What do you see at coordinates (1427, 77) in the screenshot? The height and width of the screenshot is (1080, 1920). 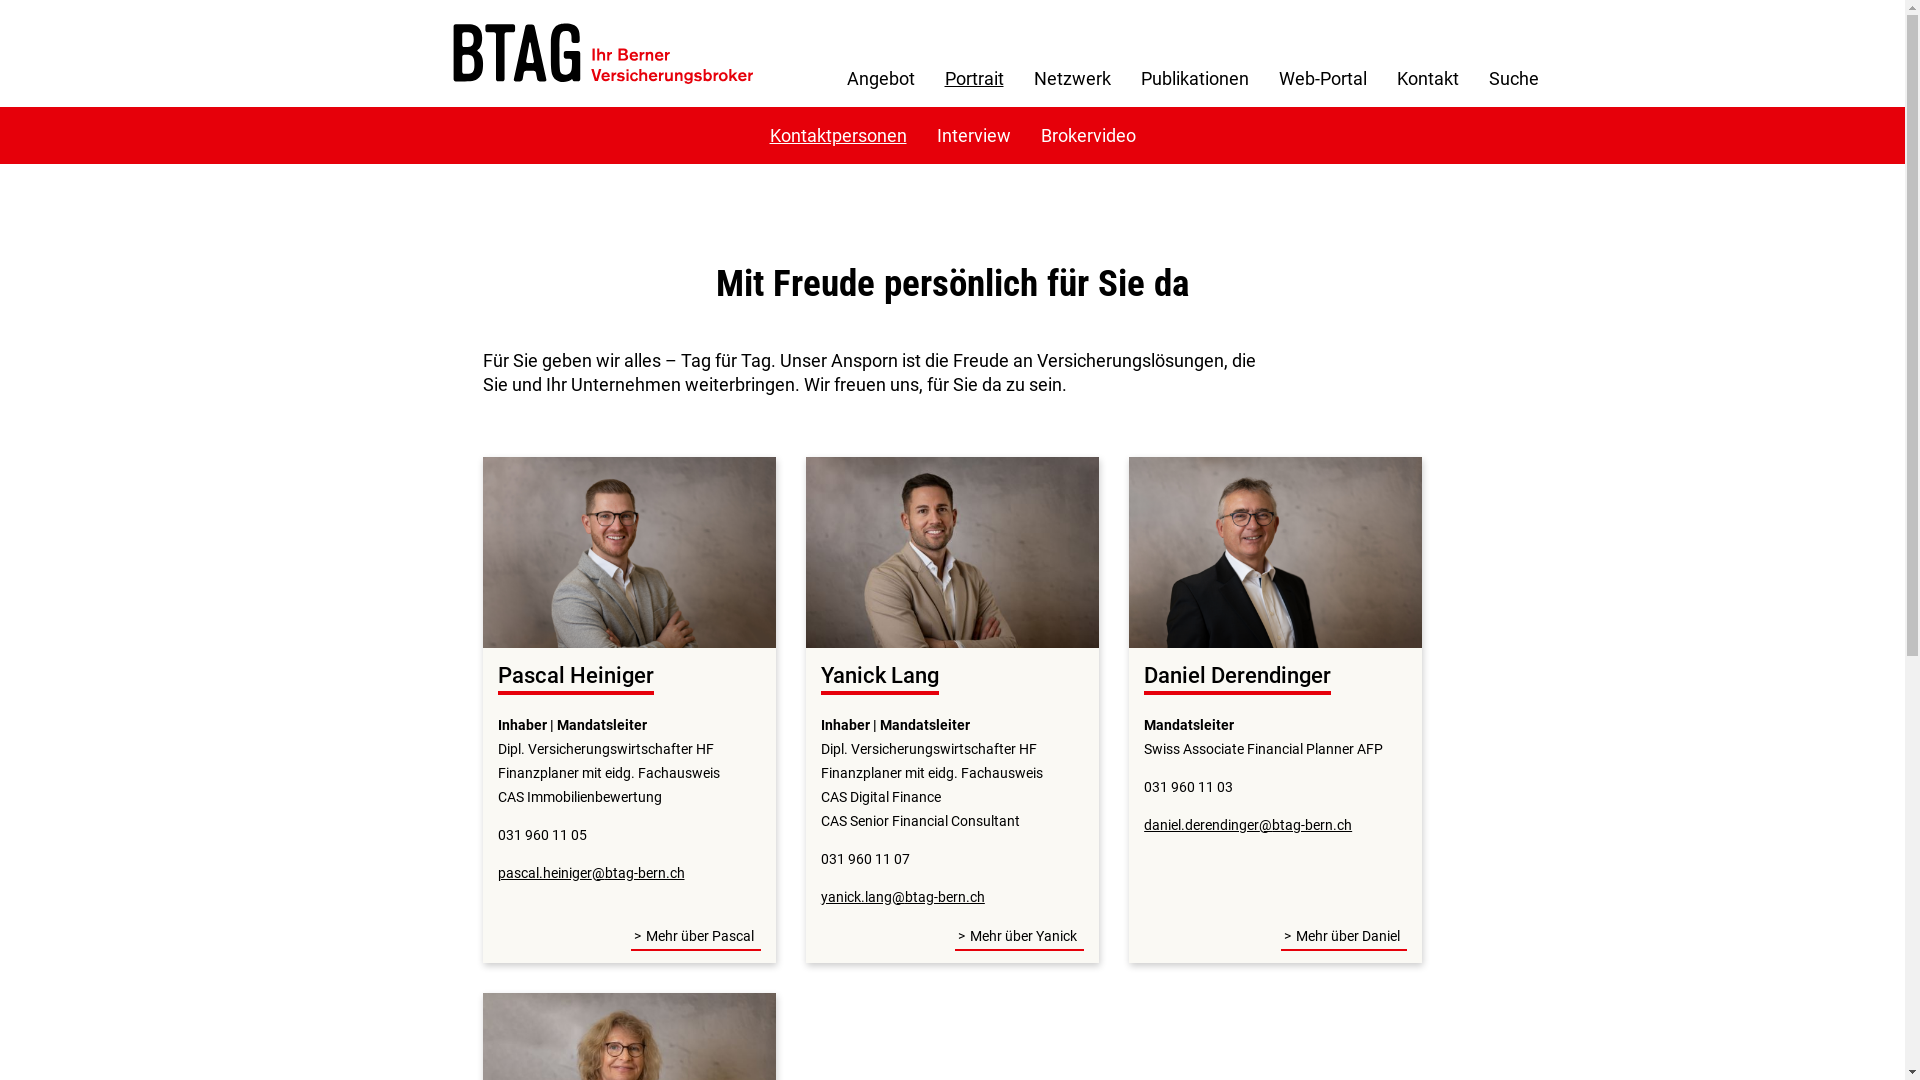 I see `'Kontakt'` at bounding box center [1427, 77].